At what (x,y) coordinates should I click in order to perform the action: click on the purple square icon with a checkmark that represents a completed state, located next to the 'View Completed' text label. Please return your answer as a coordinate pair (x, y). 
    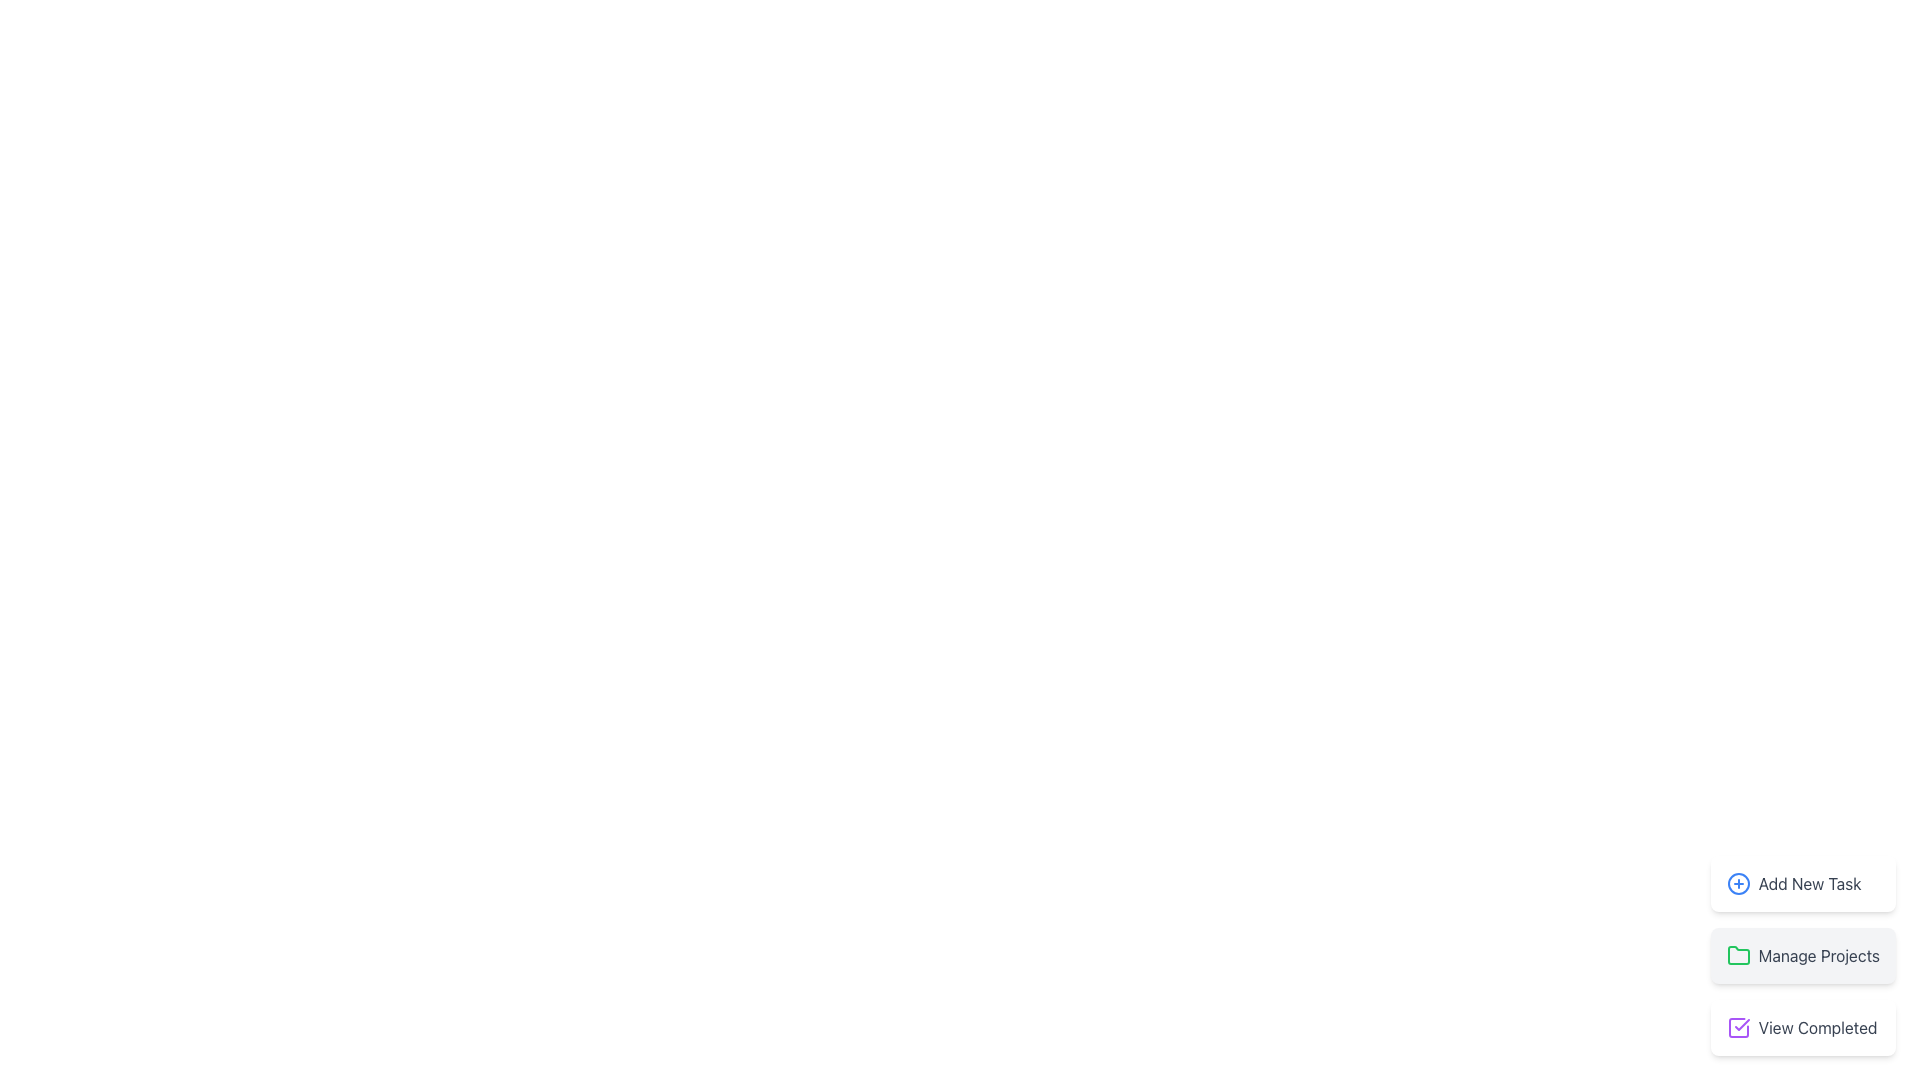
    Looking at the image, I should click on (1737, 1028).